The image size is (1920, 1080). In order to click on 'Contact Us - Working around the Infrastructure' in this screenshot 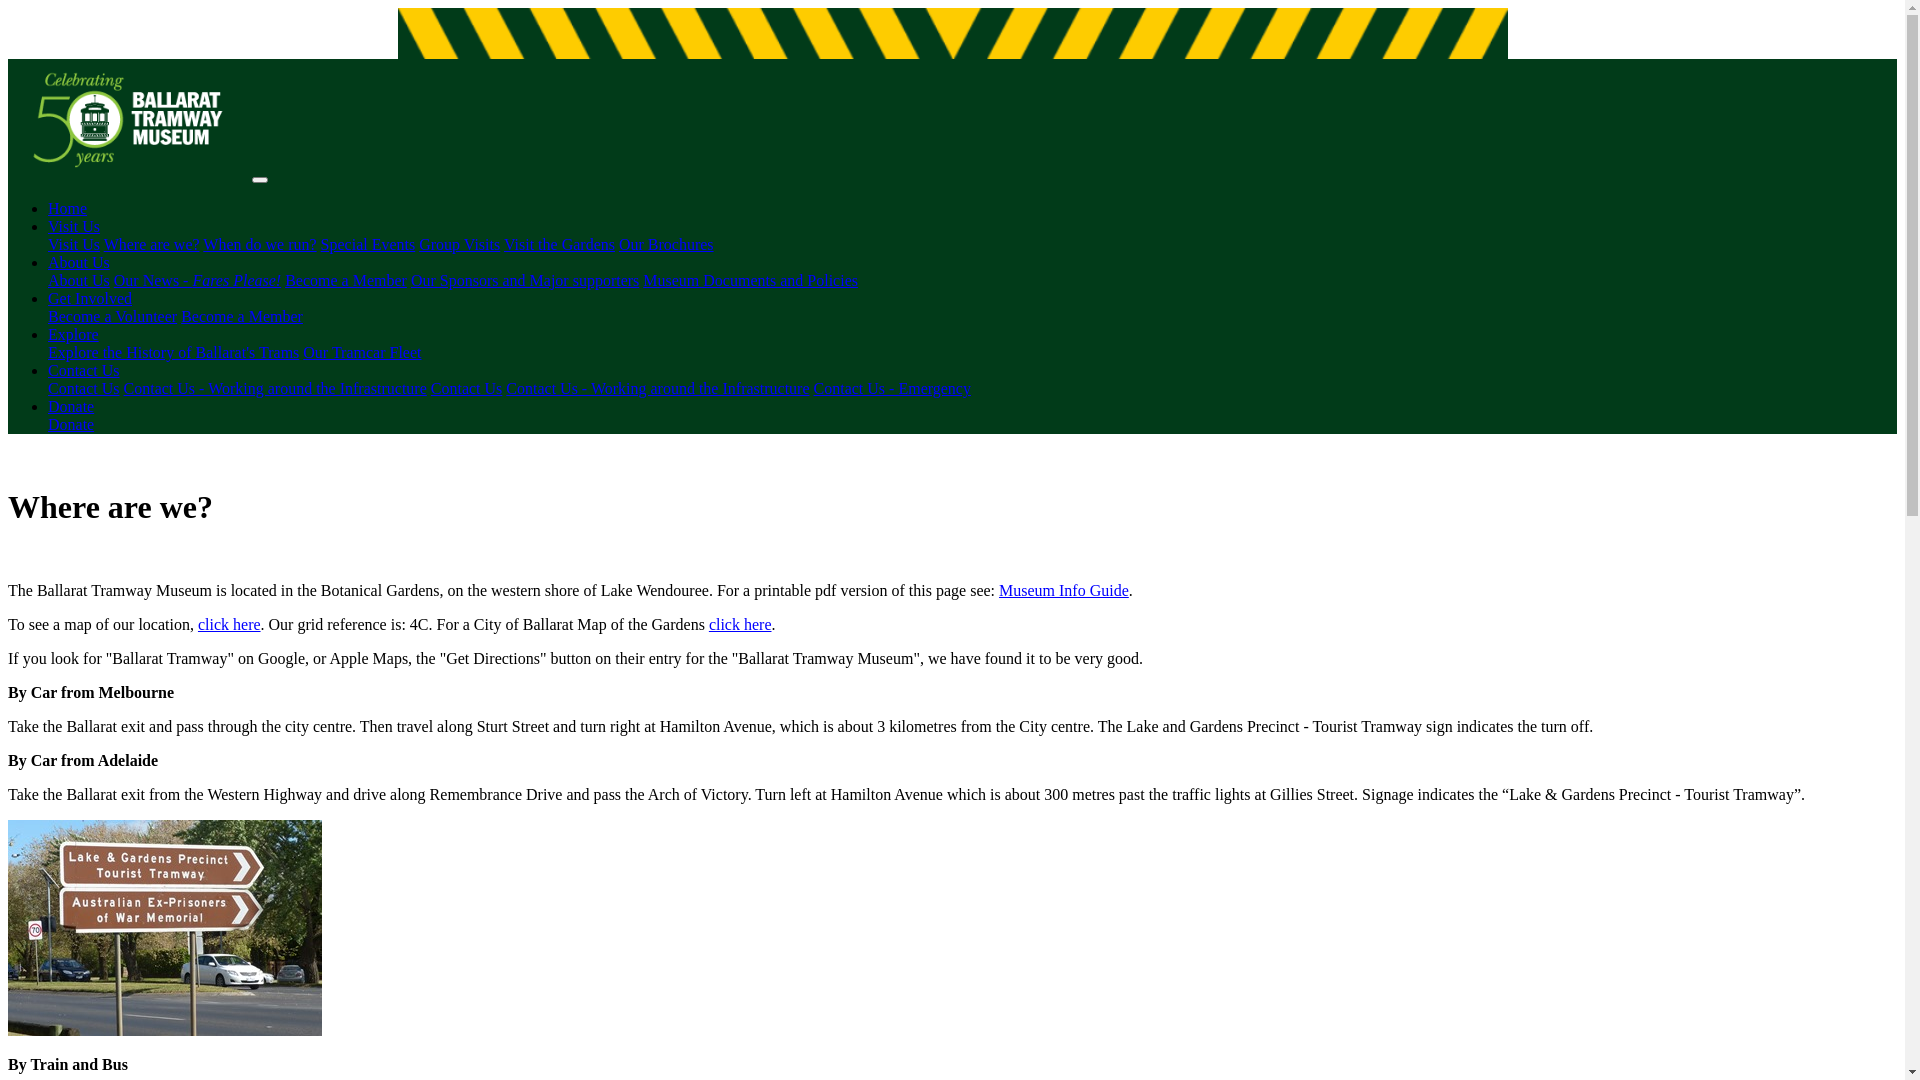, I will do `click(657, 388)`.